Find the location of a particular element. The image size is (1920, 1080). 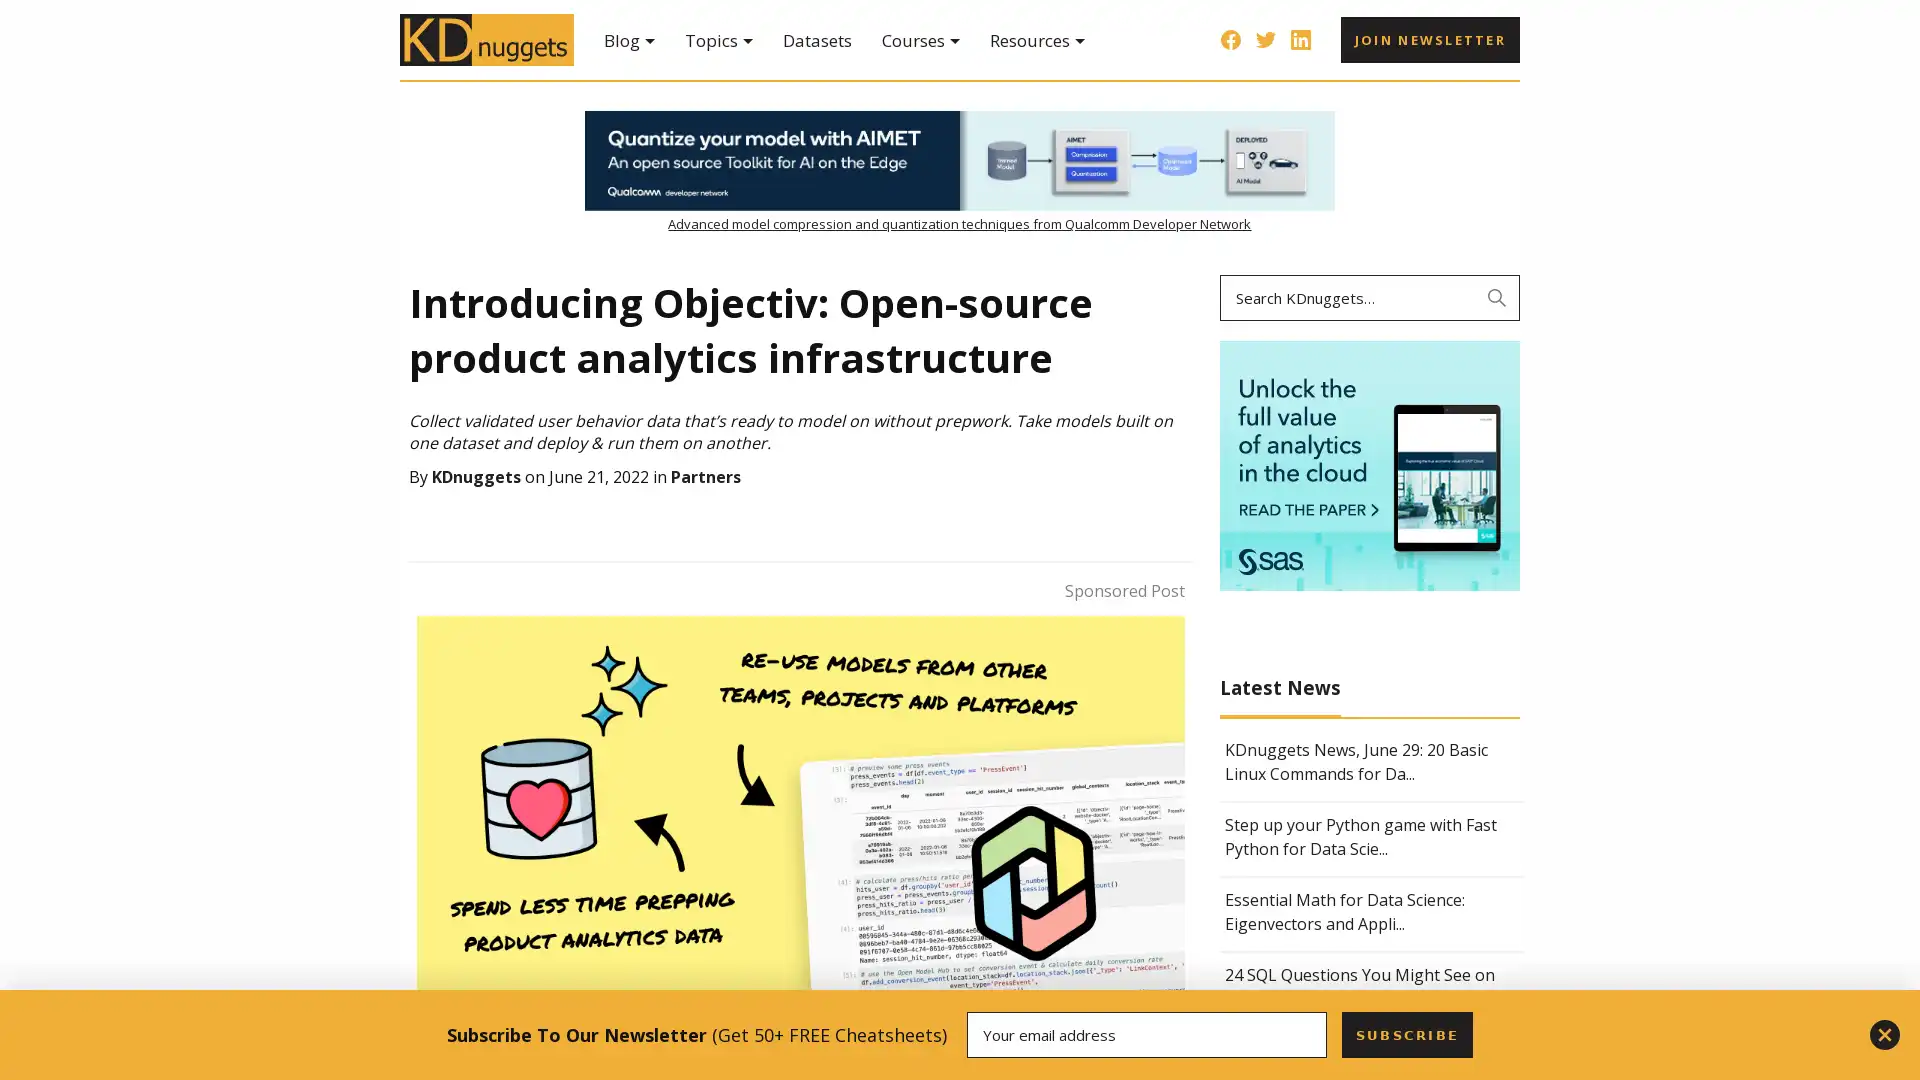

Subscribe is located at coordinates (1405, 1034).